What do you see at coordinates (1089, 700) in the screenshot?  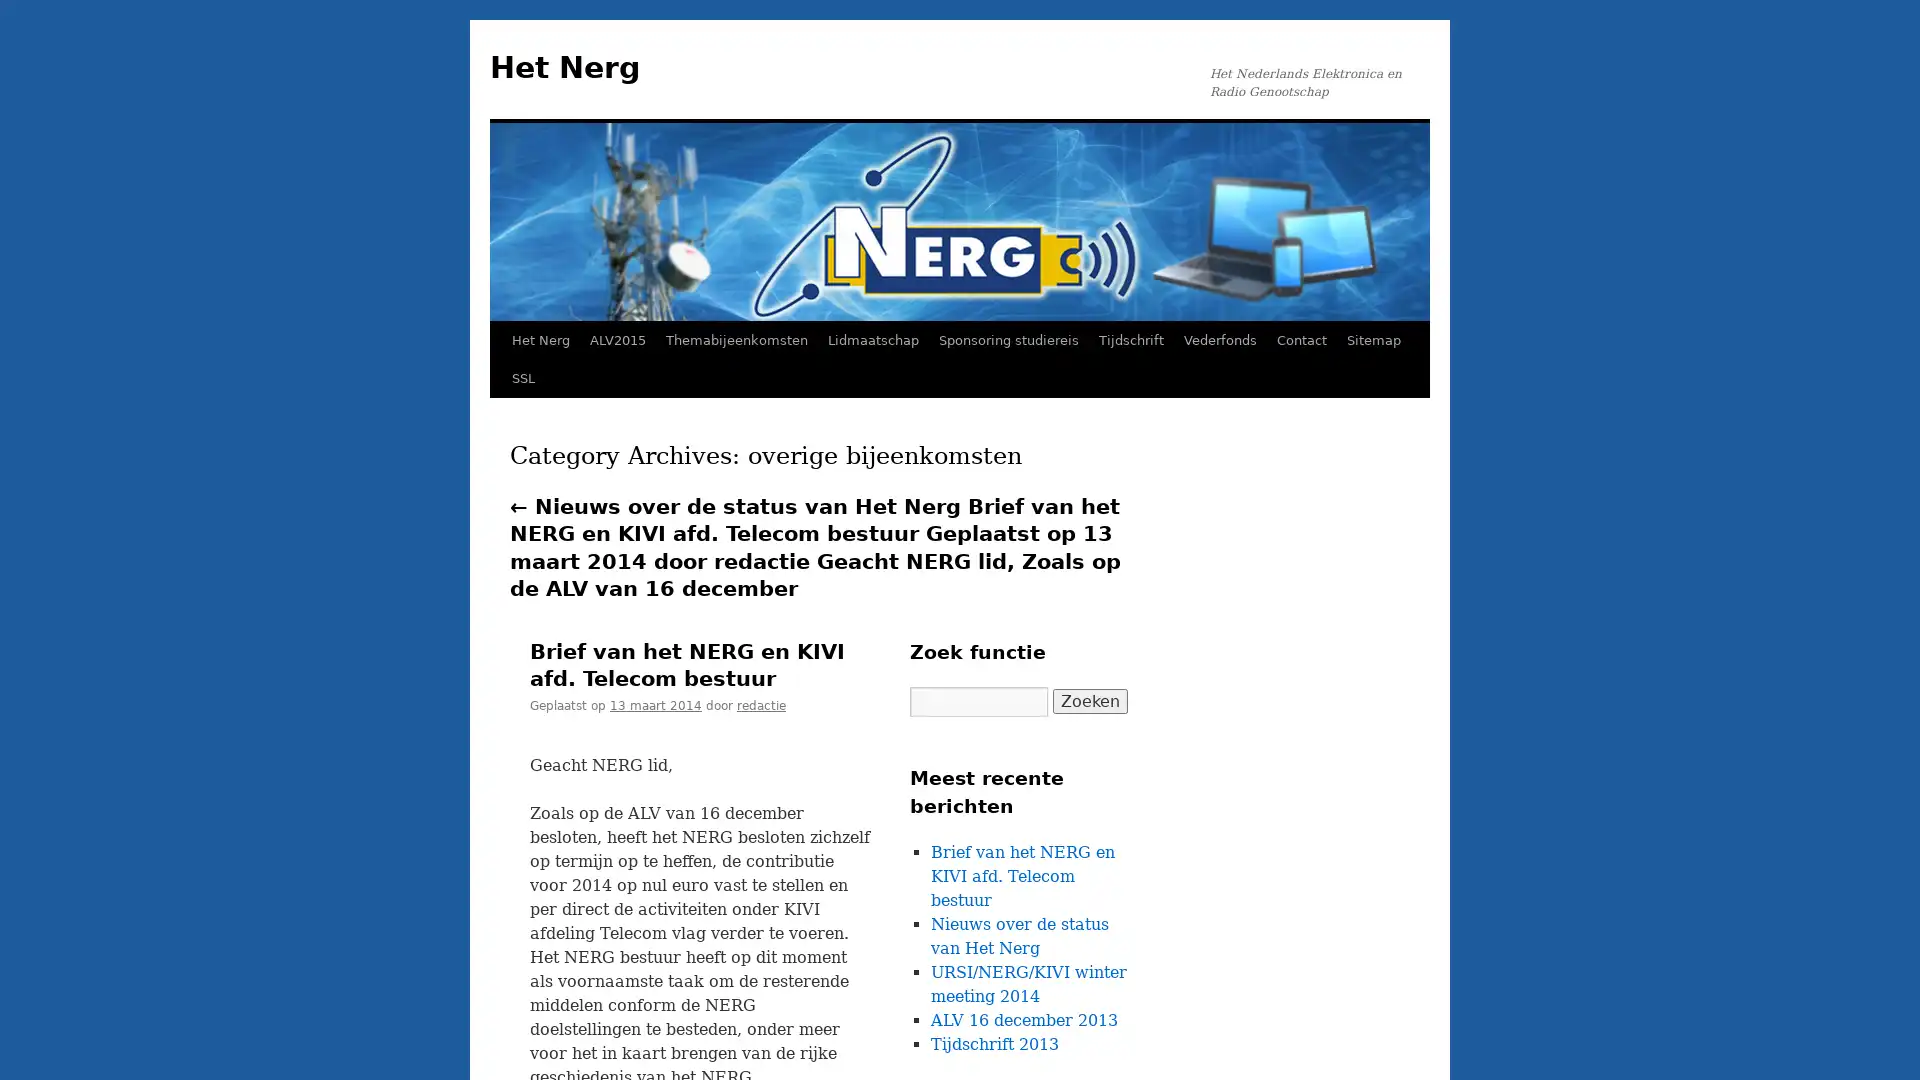 I see `Zoeken` at bounding box center [1089, 700].